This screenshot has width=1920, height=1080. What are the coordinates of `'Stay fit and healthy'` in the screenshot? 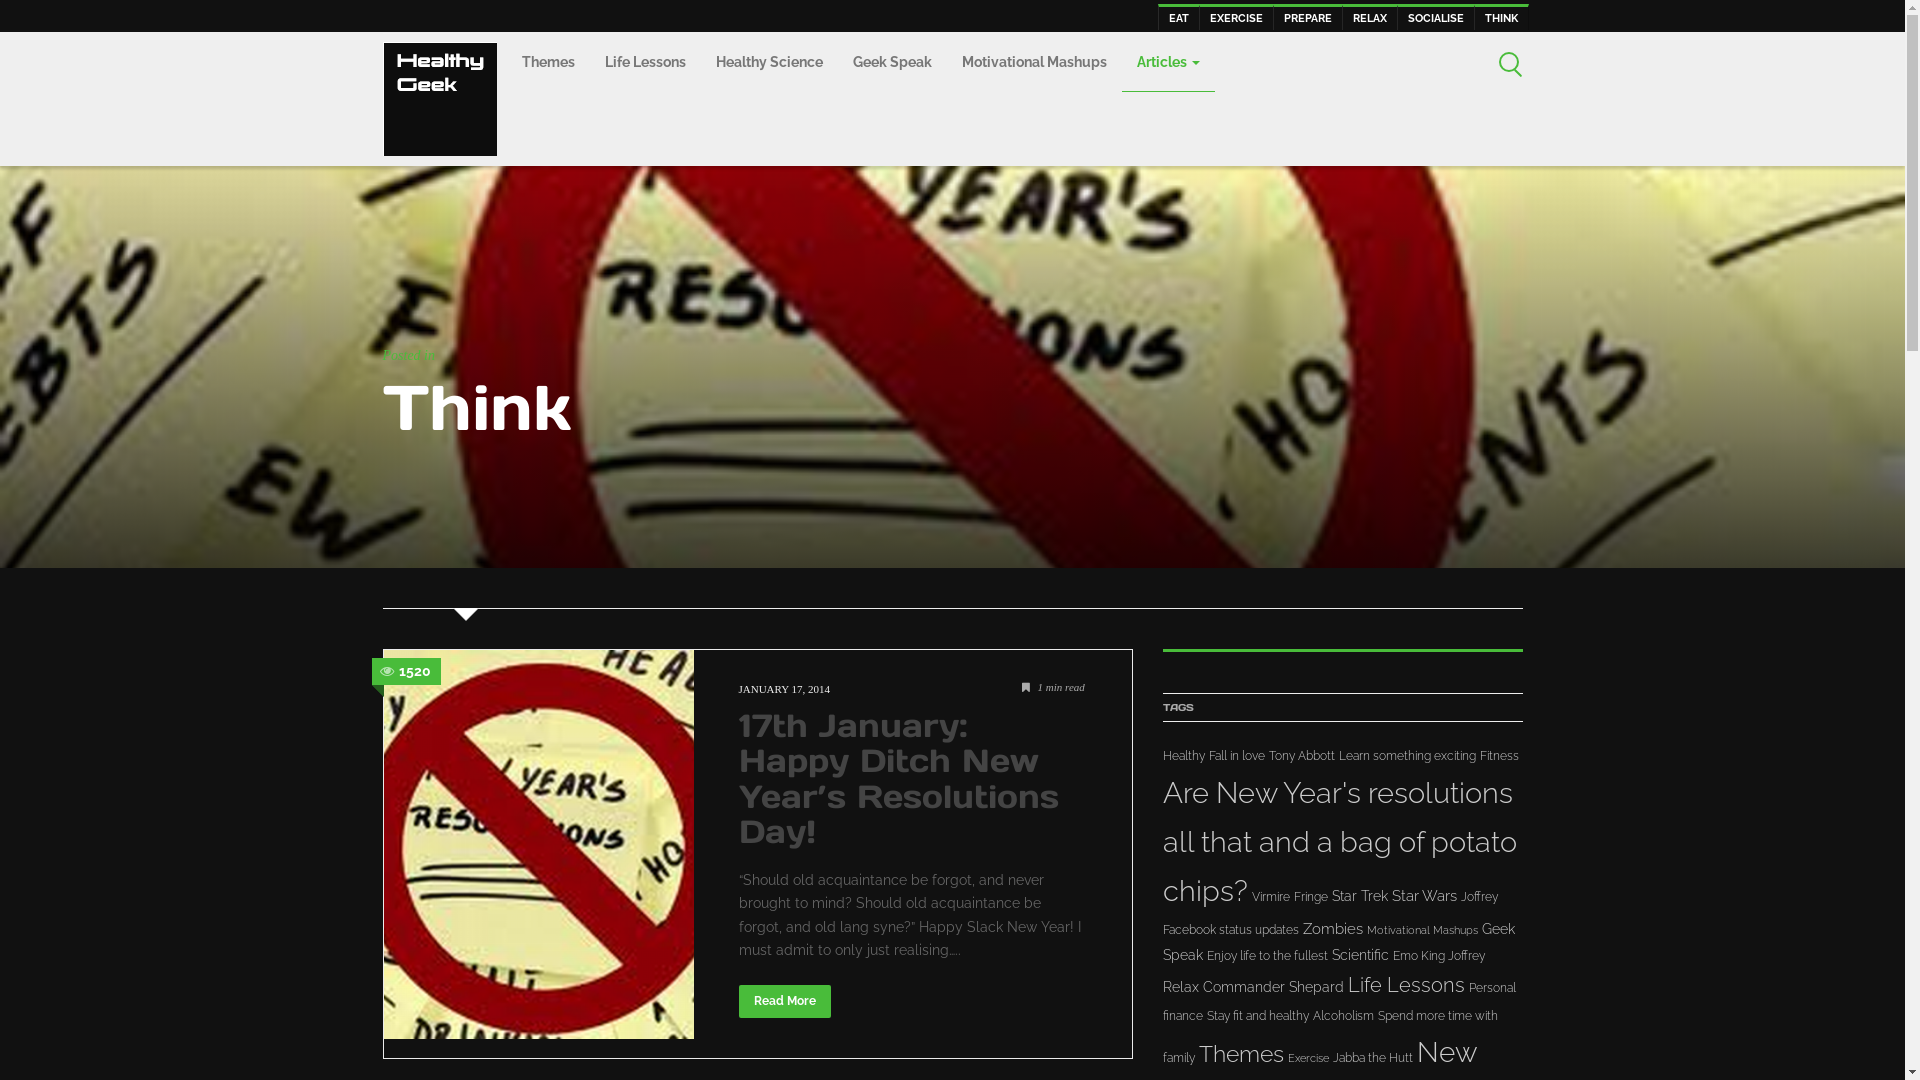 It's located at (1256, 1015).